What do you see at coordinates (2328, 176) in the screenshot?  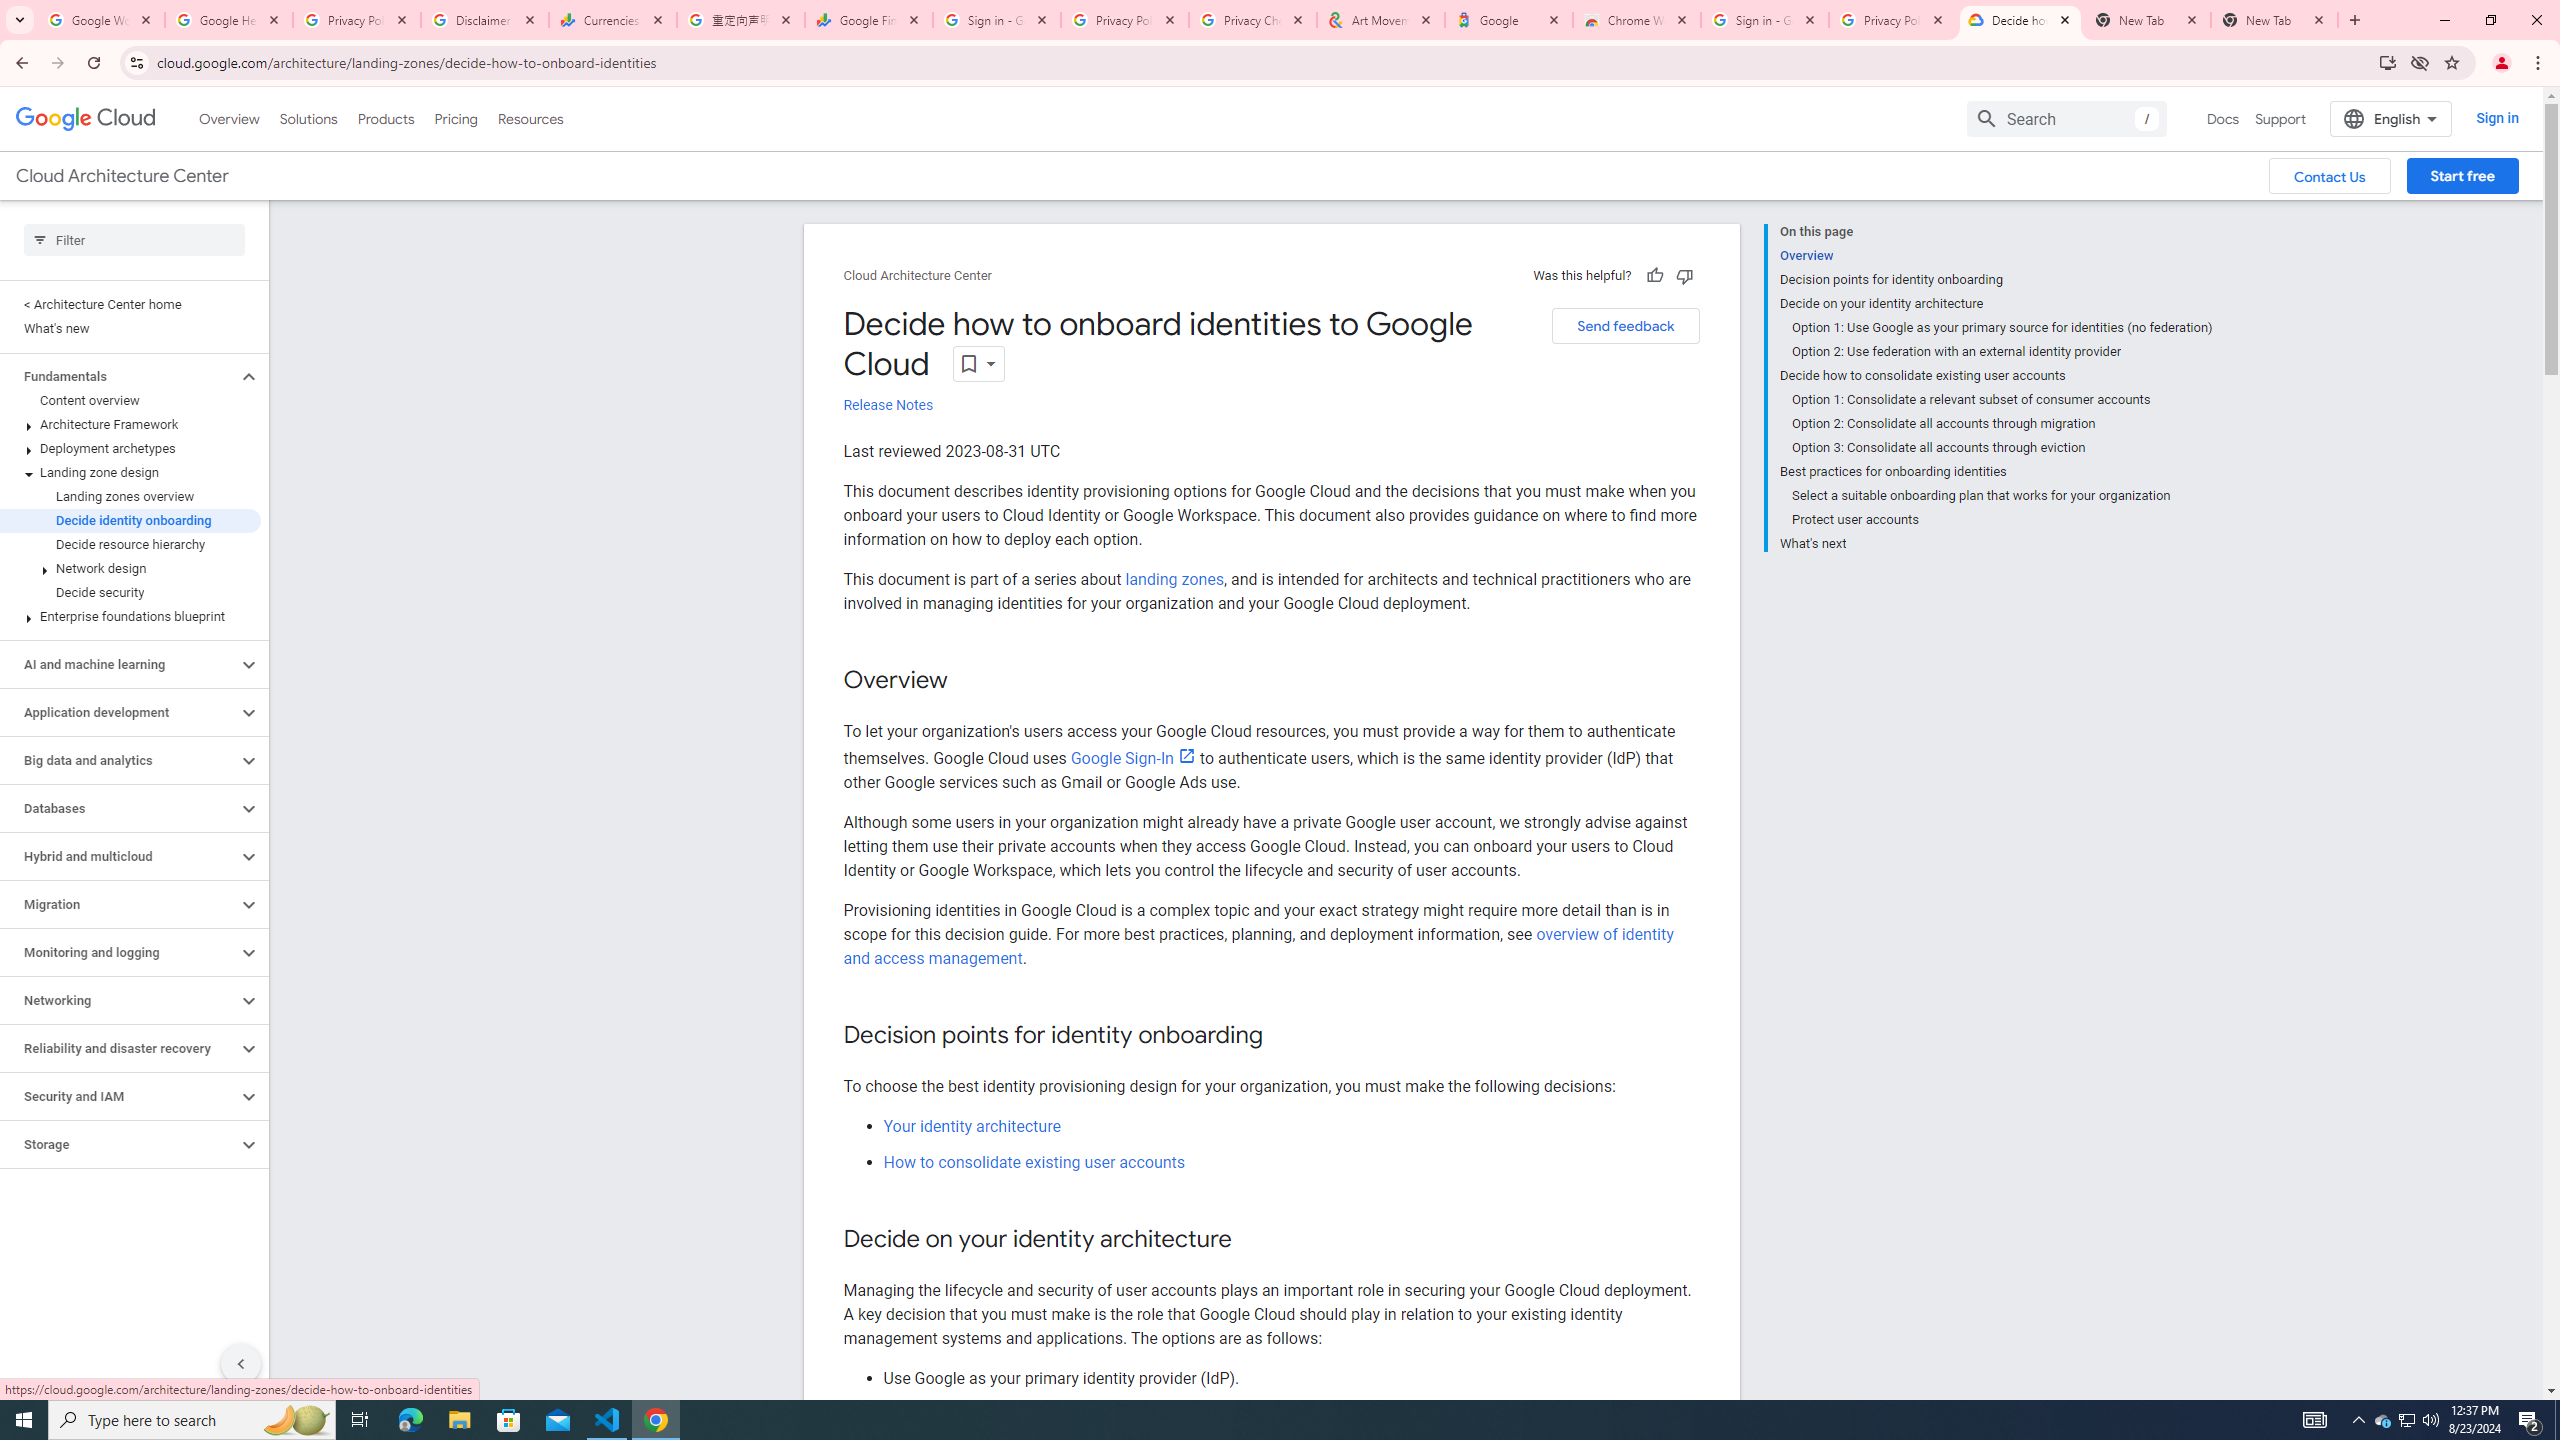 I see `'Contact Us'` at bounding box center [2328, 176].